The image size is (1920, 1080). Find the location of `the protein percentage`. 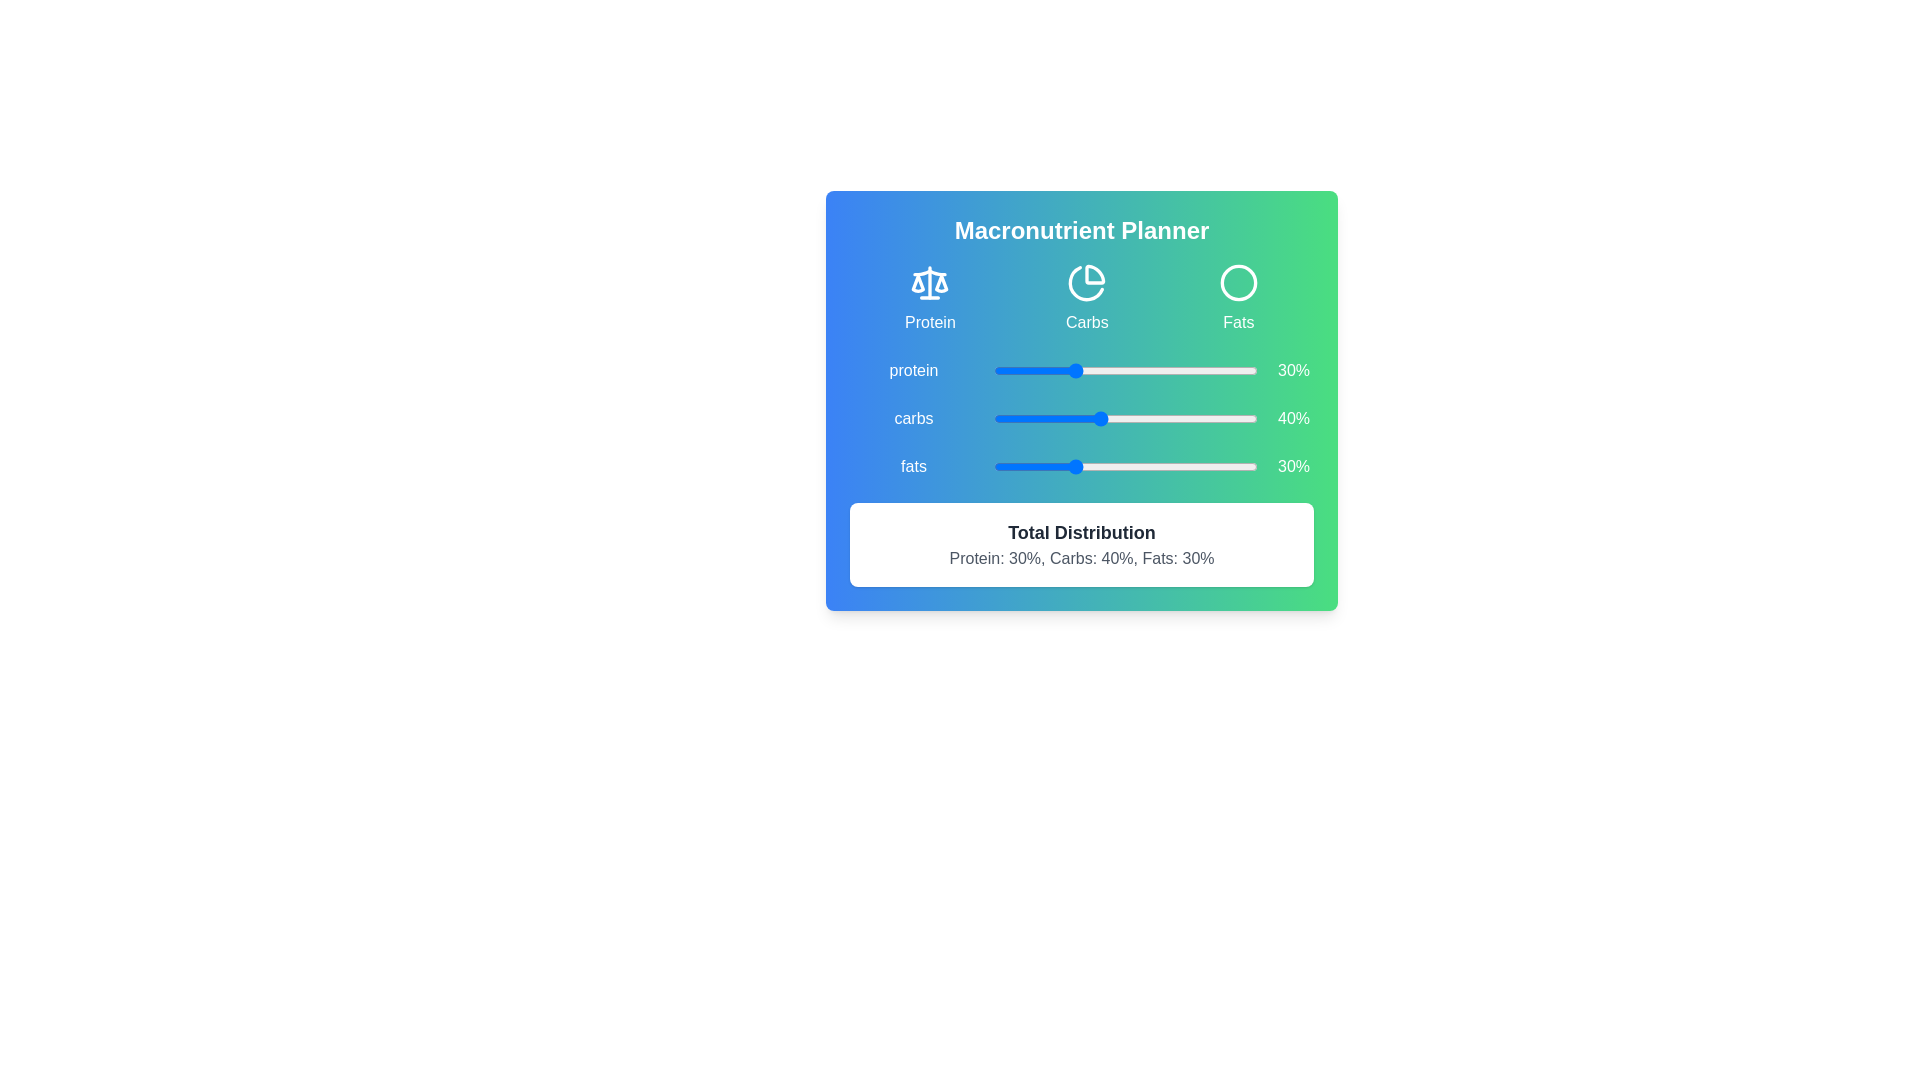

the protein percentage is located at coordinates (1191, 370).